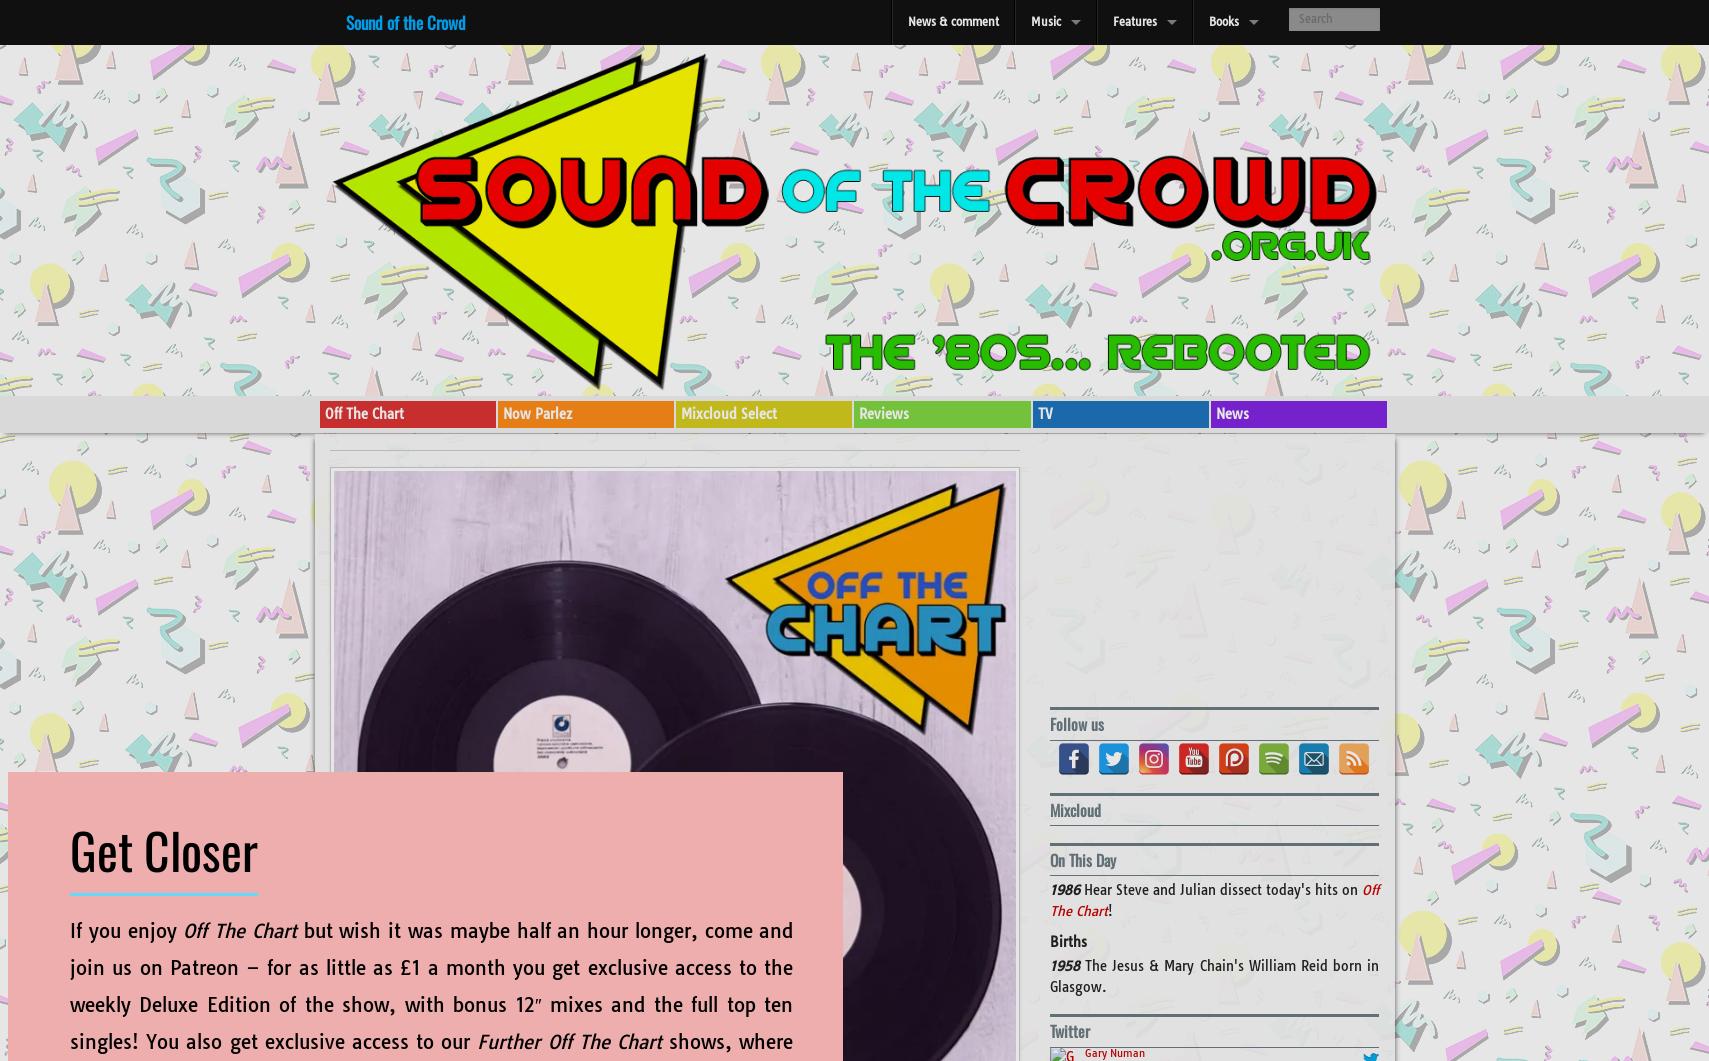  What do you see at coordinates (1064, 888) in the screenshot?
I see `'1986'` at bounding box center [1064, 888].